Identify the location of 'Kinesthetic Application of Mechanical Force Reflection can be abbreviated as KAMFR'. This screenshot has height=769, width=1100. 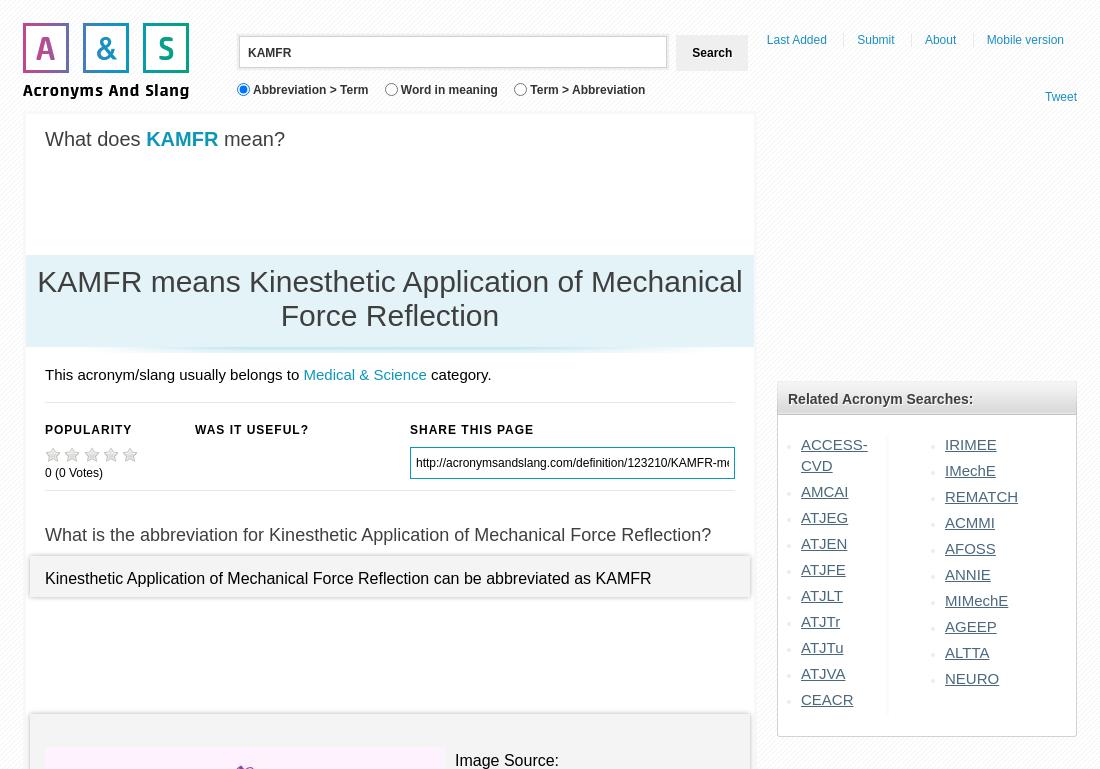
(348, 578).